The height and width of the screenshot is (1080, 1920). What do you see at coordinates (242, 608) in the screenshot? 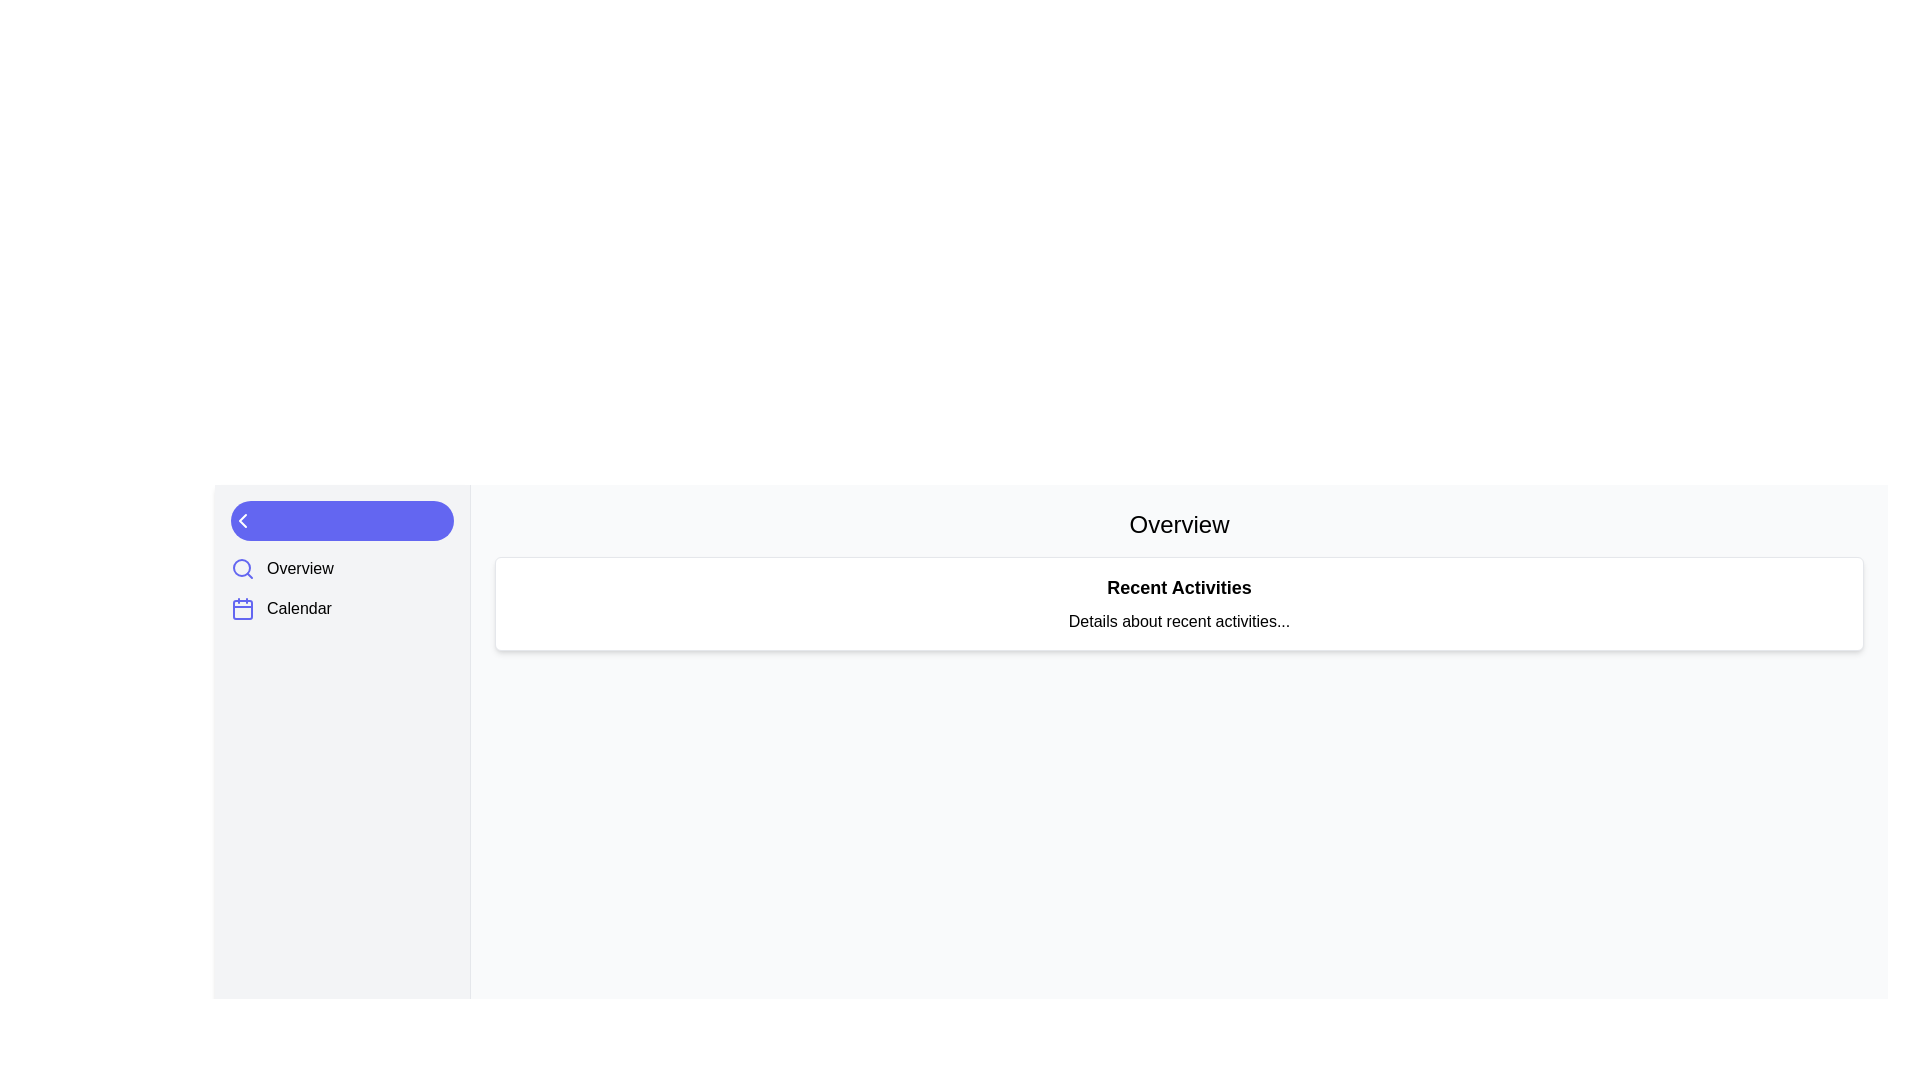
I see `the rounded rectangle graphical shape within the SVG representation of the calendar icon` at bounding box center [242, 608].